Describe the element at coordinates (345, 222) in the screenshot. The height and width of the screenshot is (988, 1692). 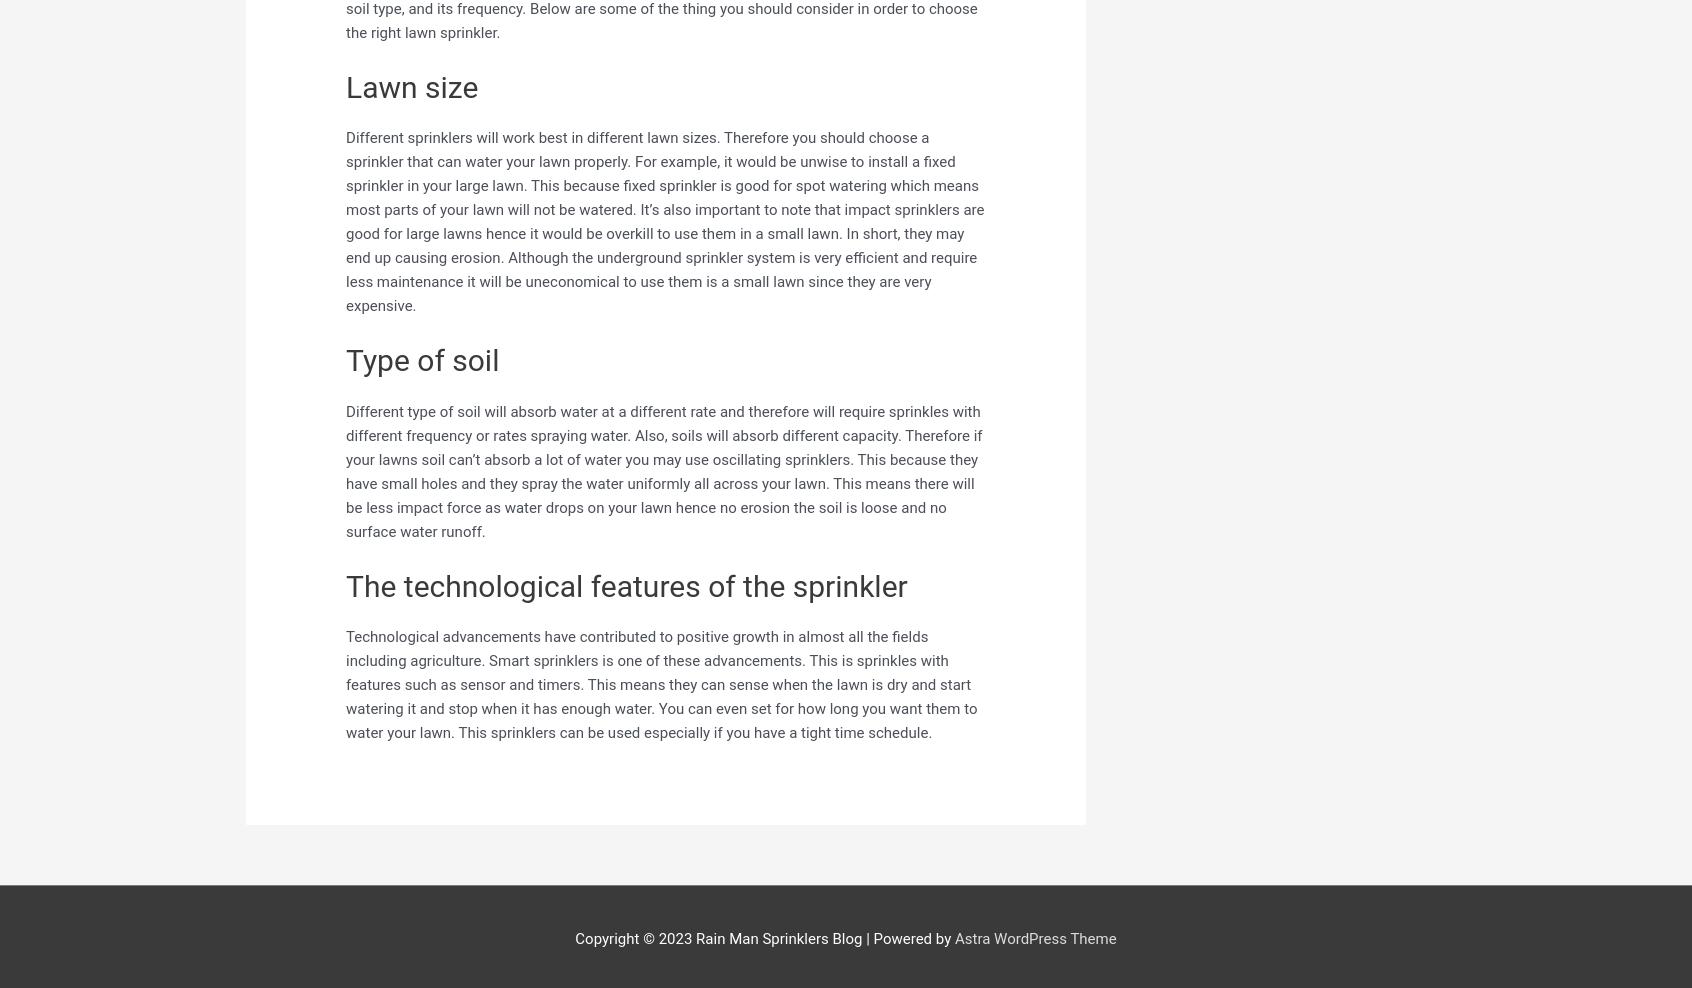
I see `'Different sprinklers will work best in different lawn sizes. Therefore you should choose a sprinkler that can water your lawn properly. For example, it would be unwise to install a fixed sprinkler in your large lawn. This because fixed sprinkler is good for spot watering which means most parts of your lawn will not be watered. It’s also important to note that impact sprinklers are good for large lawns hence it would be overkill to use them in a small lawn. In short, they may end up causing erosion. Although the underground sprinkler system is very efficient and require less maintenance it will be uneconomical to use them is a small lawn since they are very expensive.'` at that location.